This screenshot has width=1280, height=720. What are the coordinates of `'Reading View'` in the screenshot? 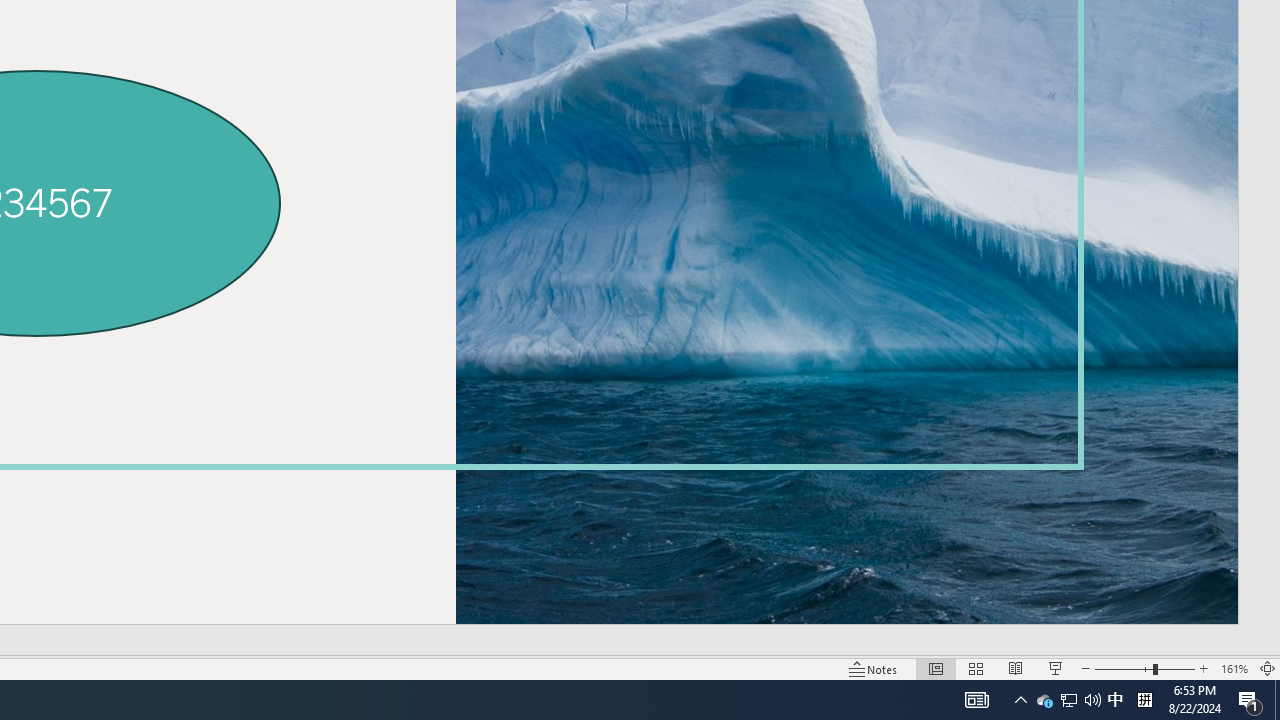 It's located at (1015, 669).